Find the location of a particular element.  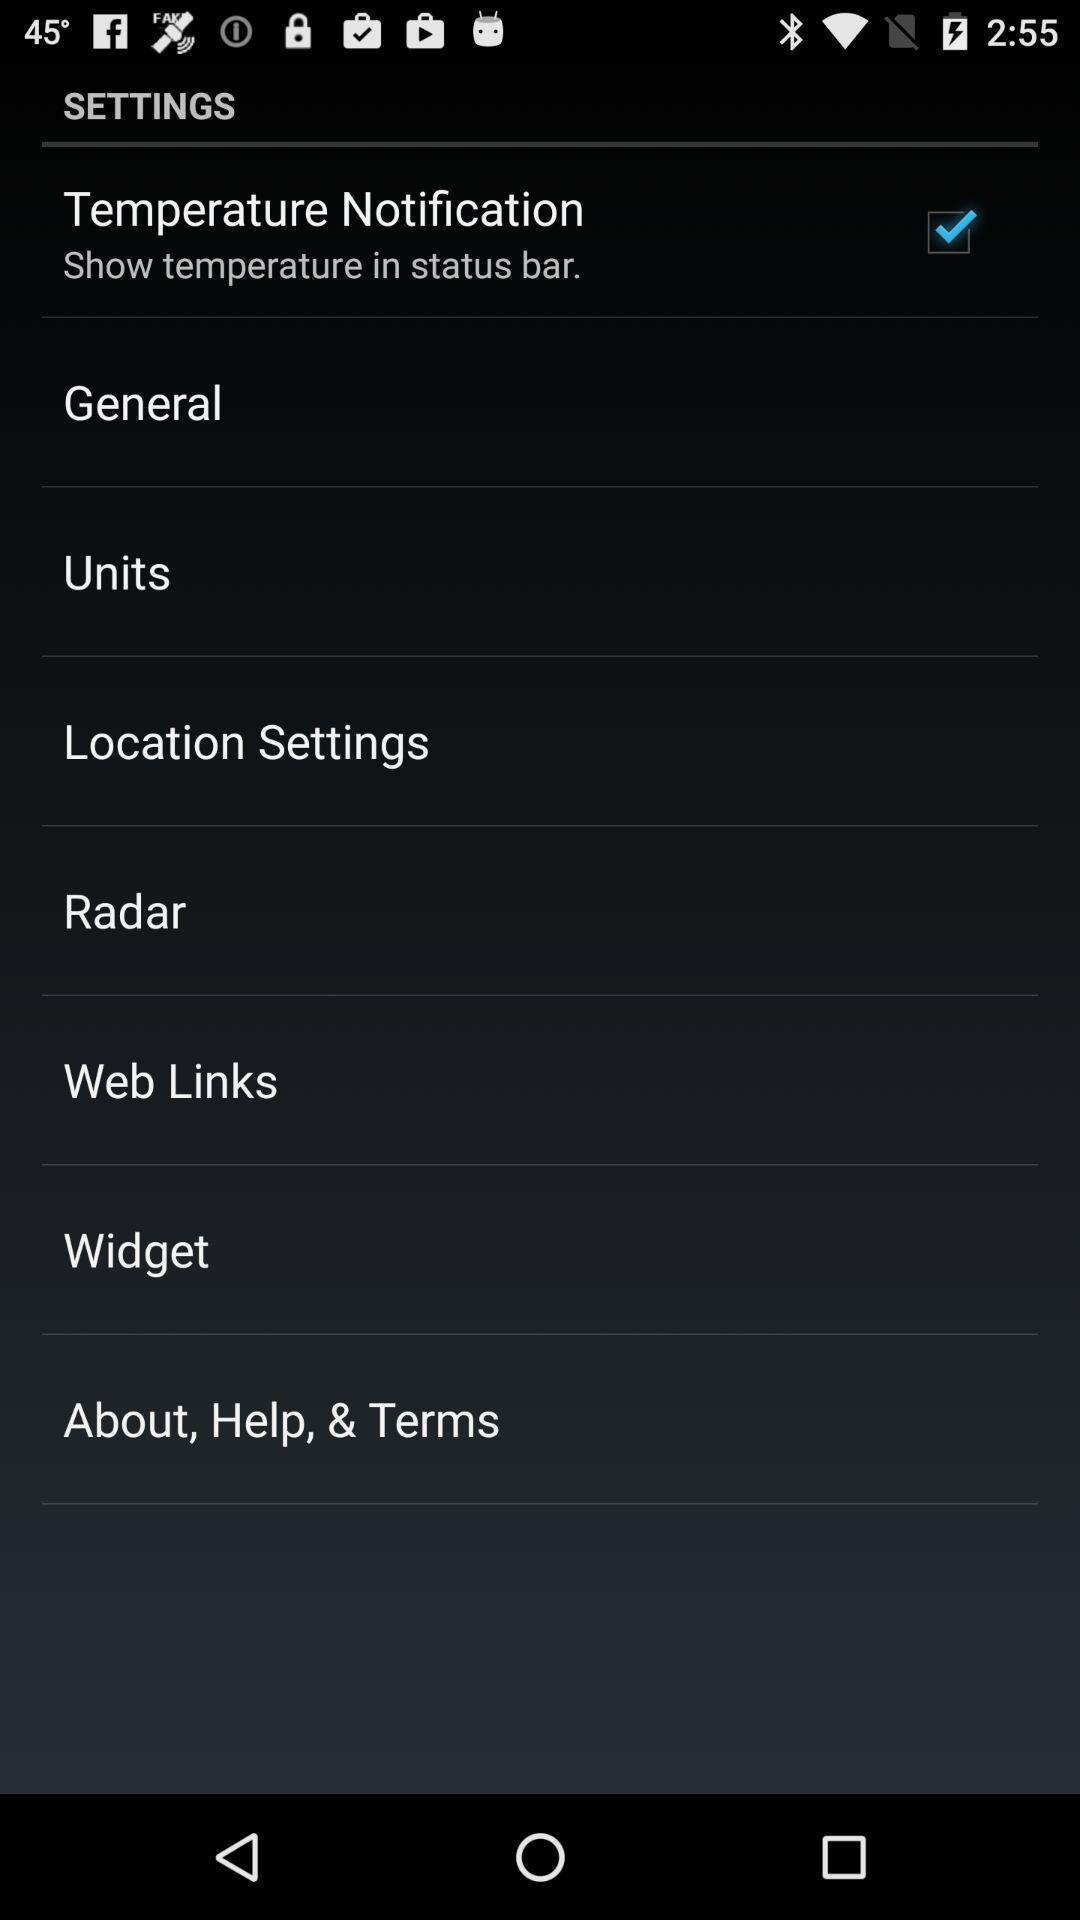

app below the settings app is located at coordinates (323, 207).